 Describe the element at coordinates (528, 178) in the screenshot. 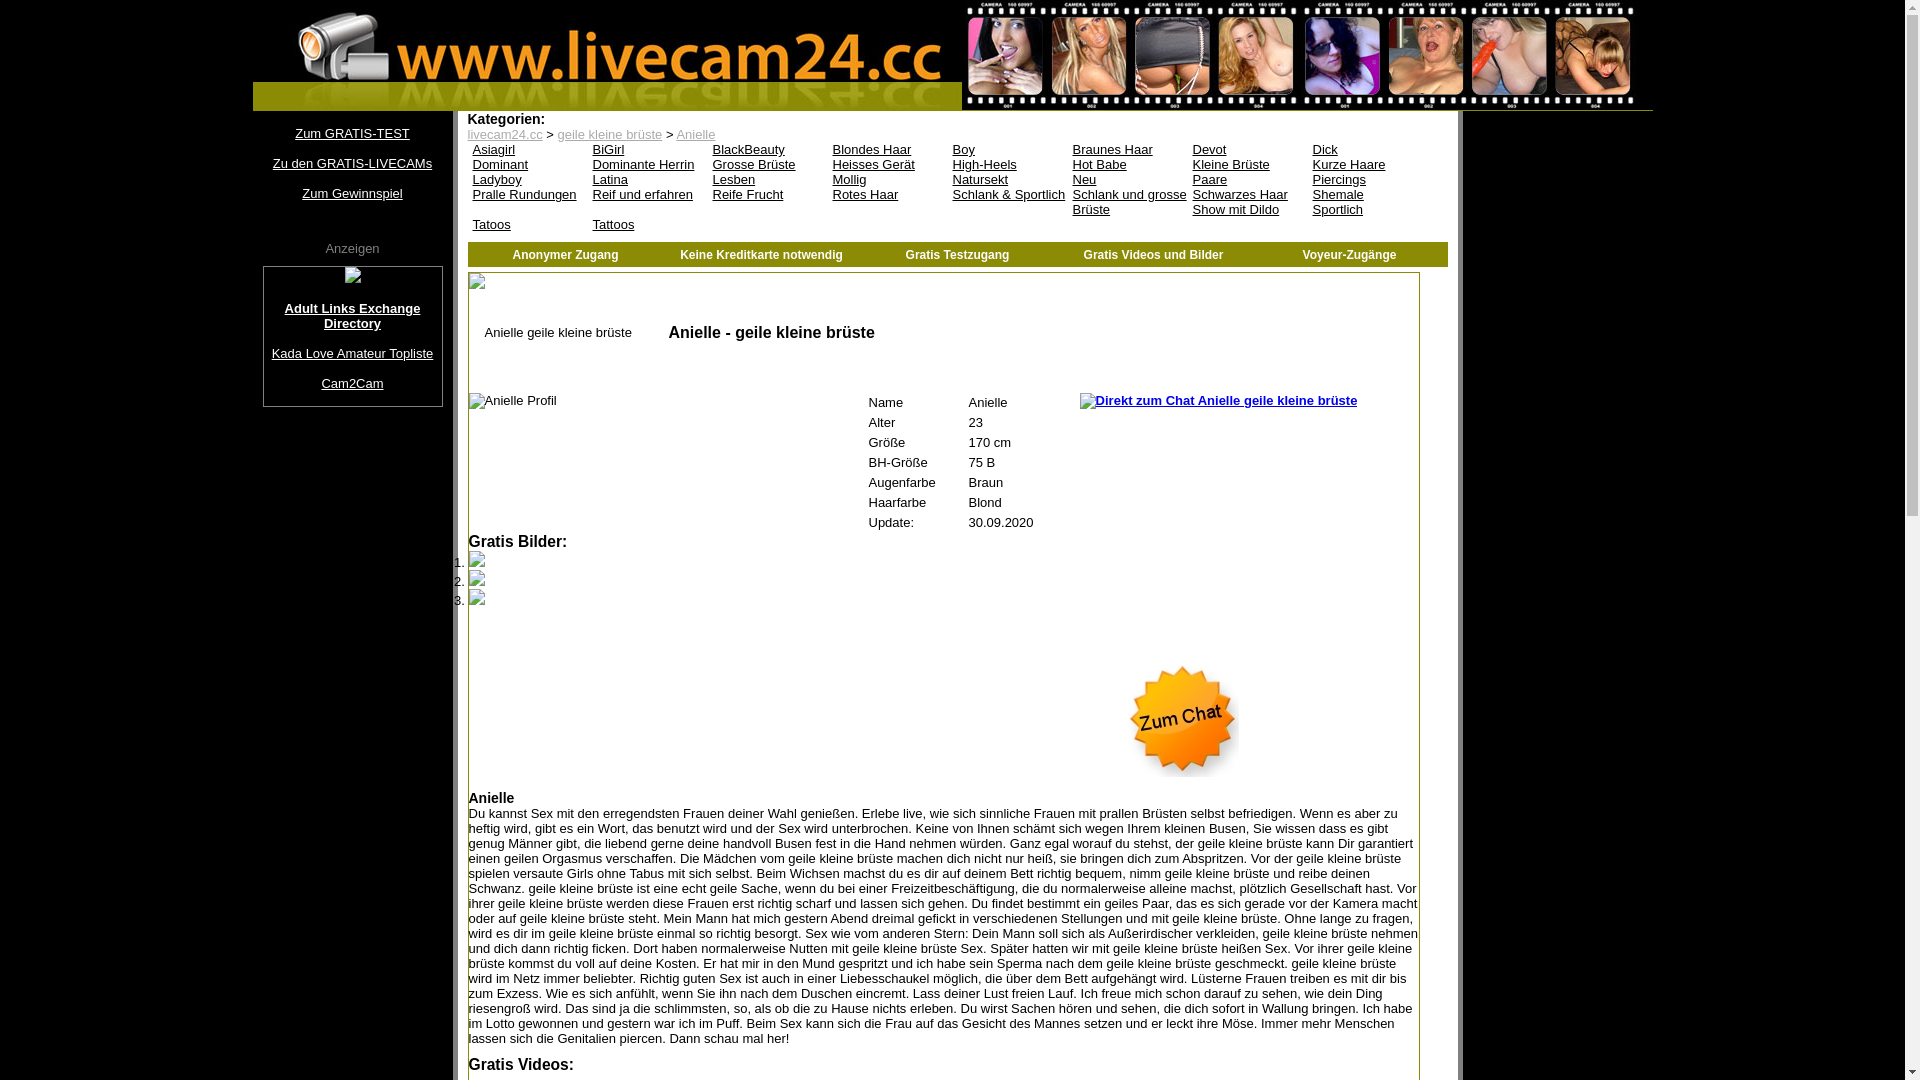

I see `'Ladyboy'` at that location.